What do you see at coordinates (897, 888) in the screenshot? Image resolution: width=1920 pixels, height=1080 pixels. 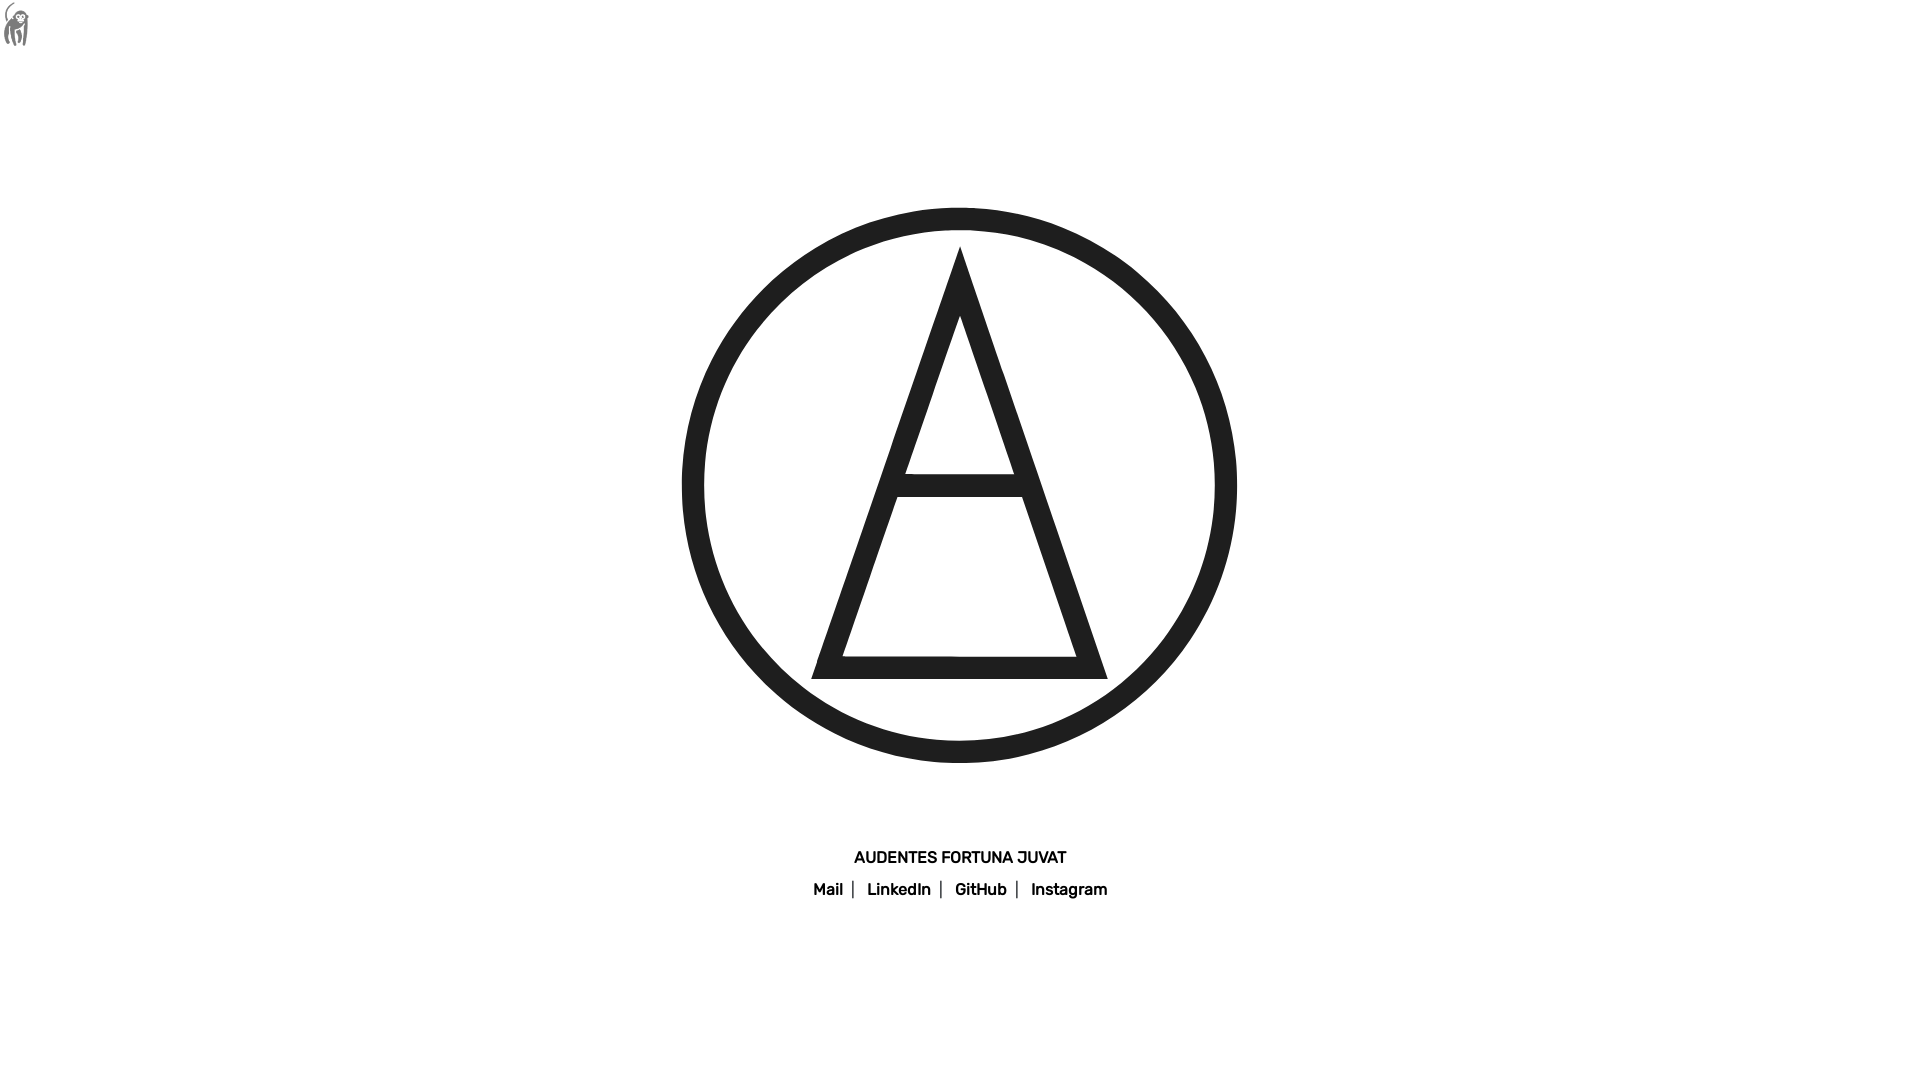 I see `'LinkedIn'` at bounding box center [897, 888].